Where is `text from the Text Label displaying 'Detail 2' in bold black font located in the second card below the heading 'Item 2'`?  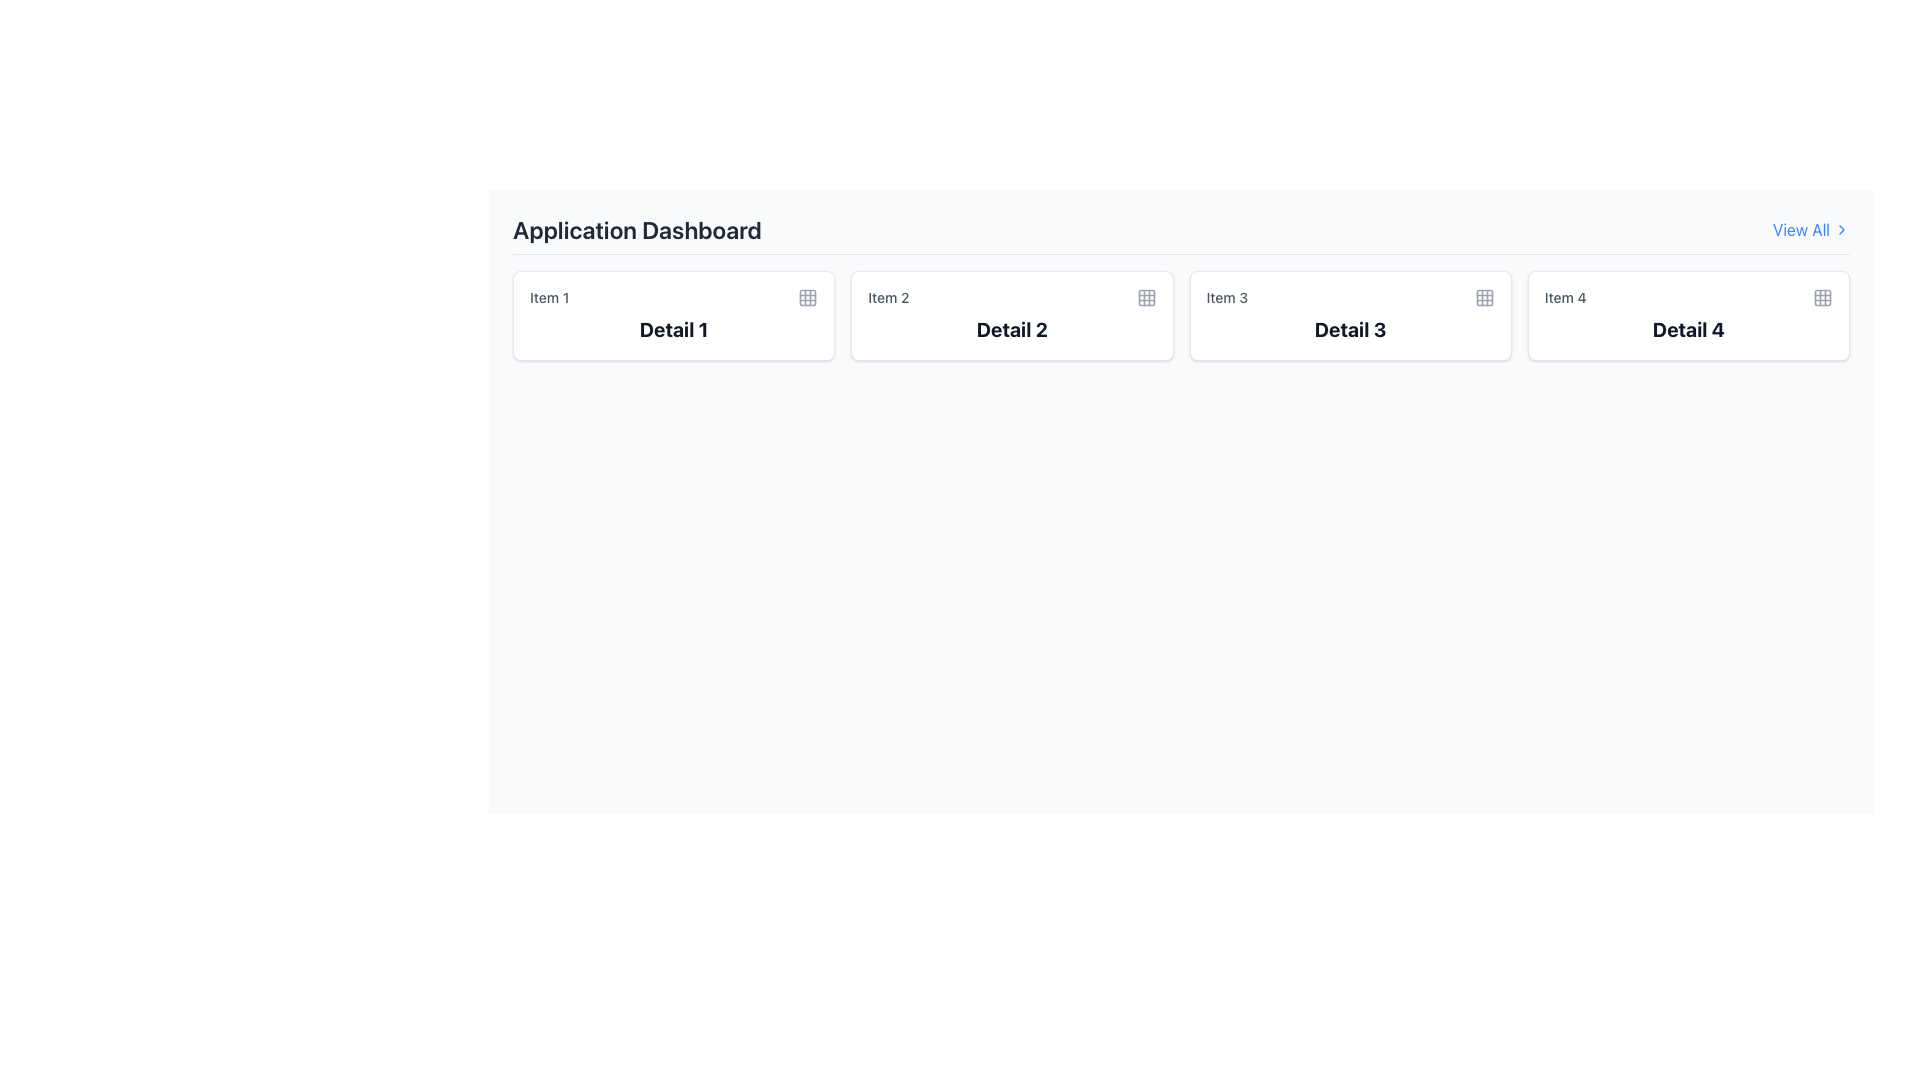
text from the Text Label displaying 'Detail 2' in bold black font located in the second card below the heading 'Item 2' is located at coordinates (1012, 329).